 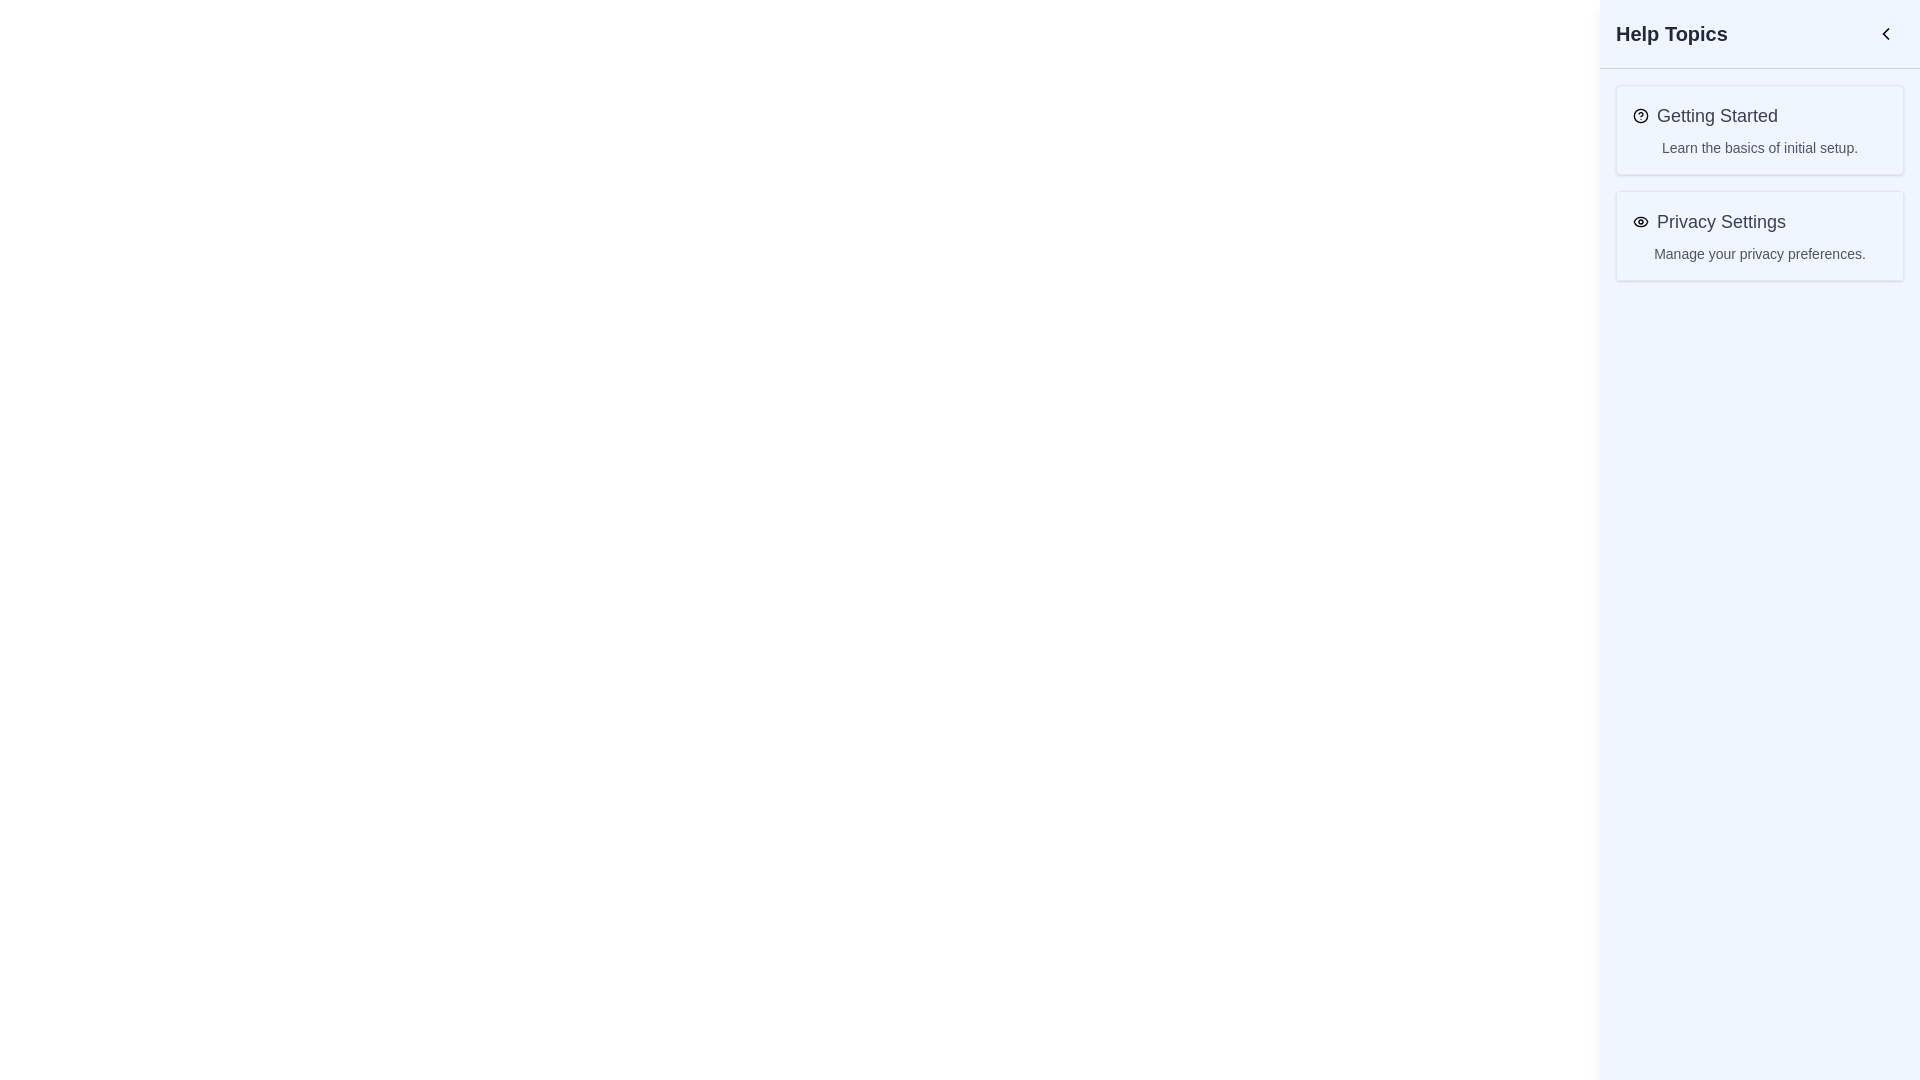 What do you see at coordinates (1760, 115) in the screenshot?
I see `the Label with icon that identifies a help topic for the introductory guide or onboarding procedure located at the top of the rectangular card in the 'Help Topics' section` at bounding box center [1760, 115].